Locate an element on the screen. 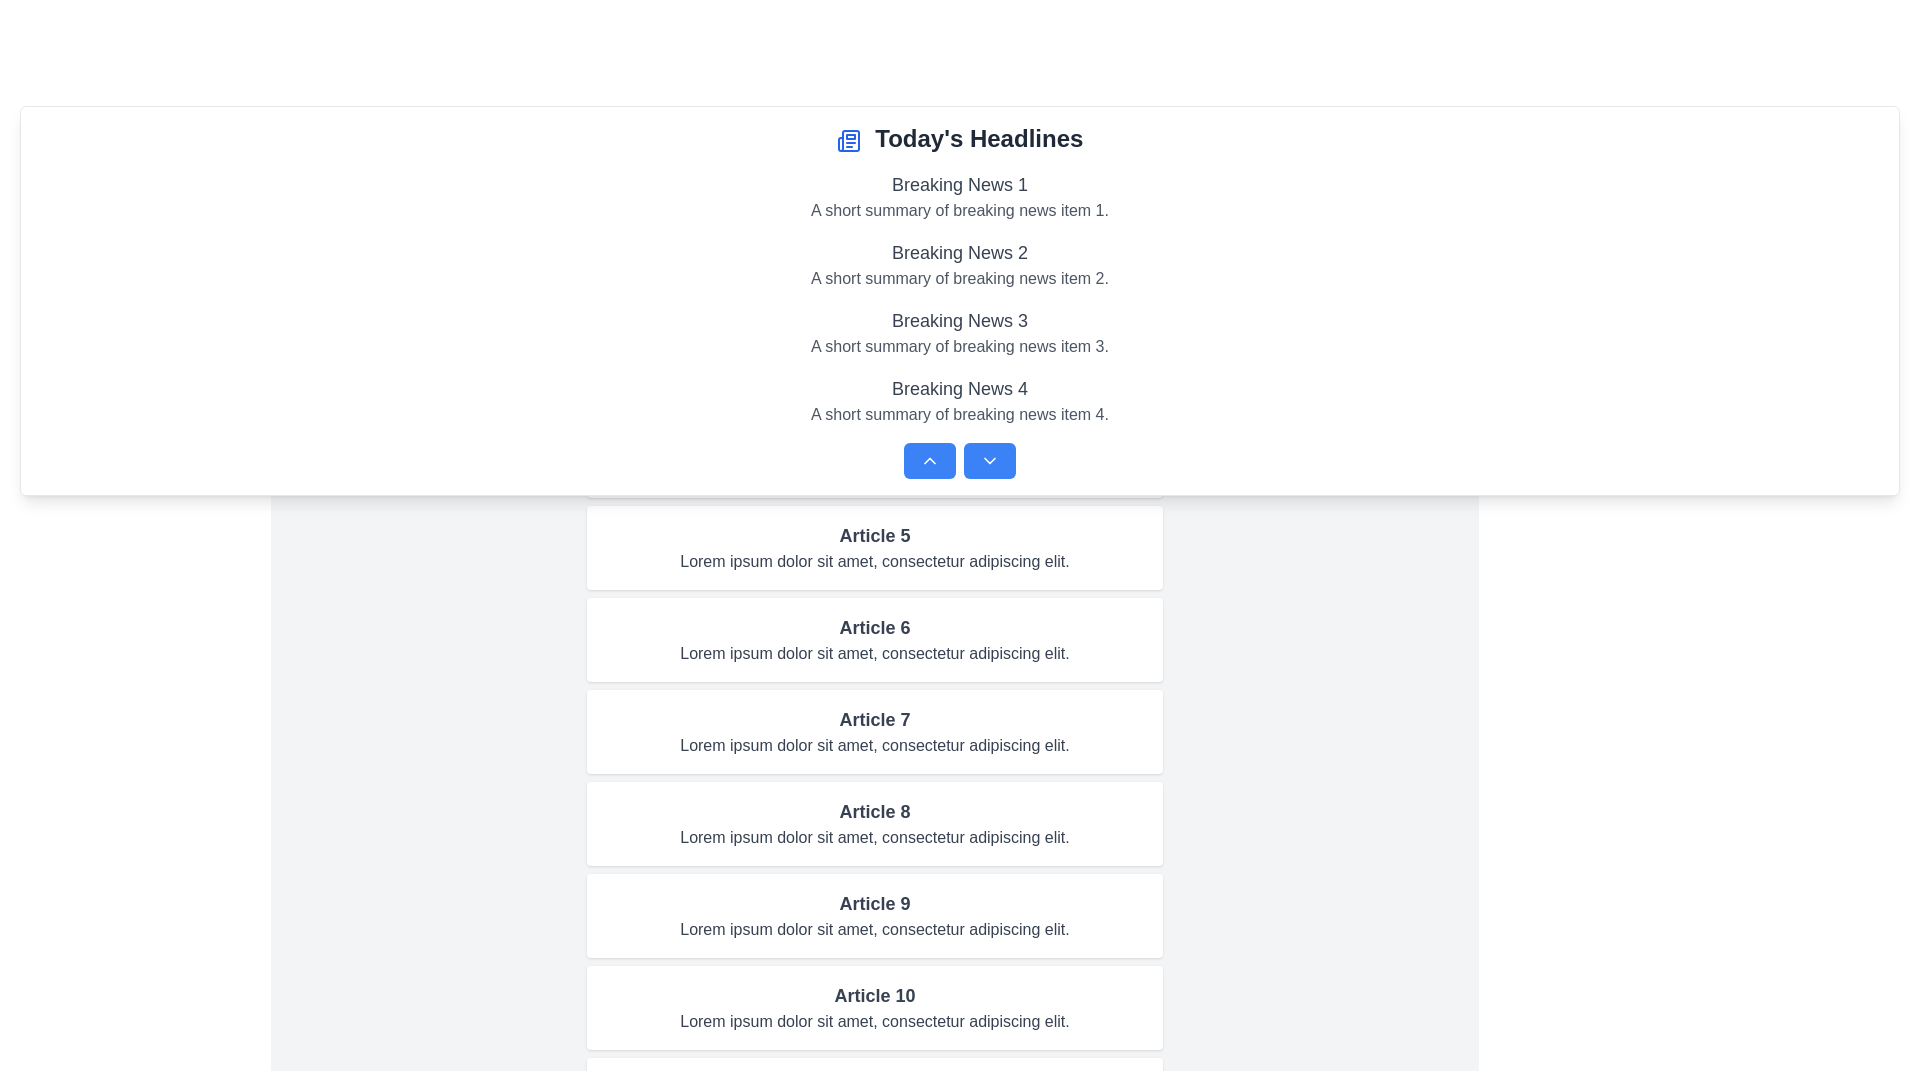 The height and width of the screenshot is (1080, 1920). the upward navigation button, which is the first in a group and located below the 'Breaking News' section is located at coordinates (929, 461).